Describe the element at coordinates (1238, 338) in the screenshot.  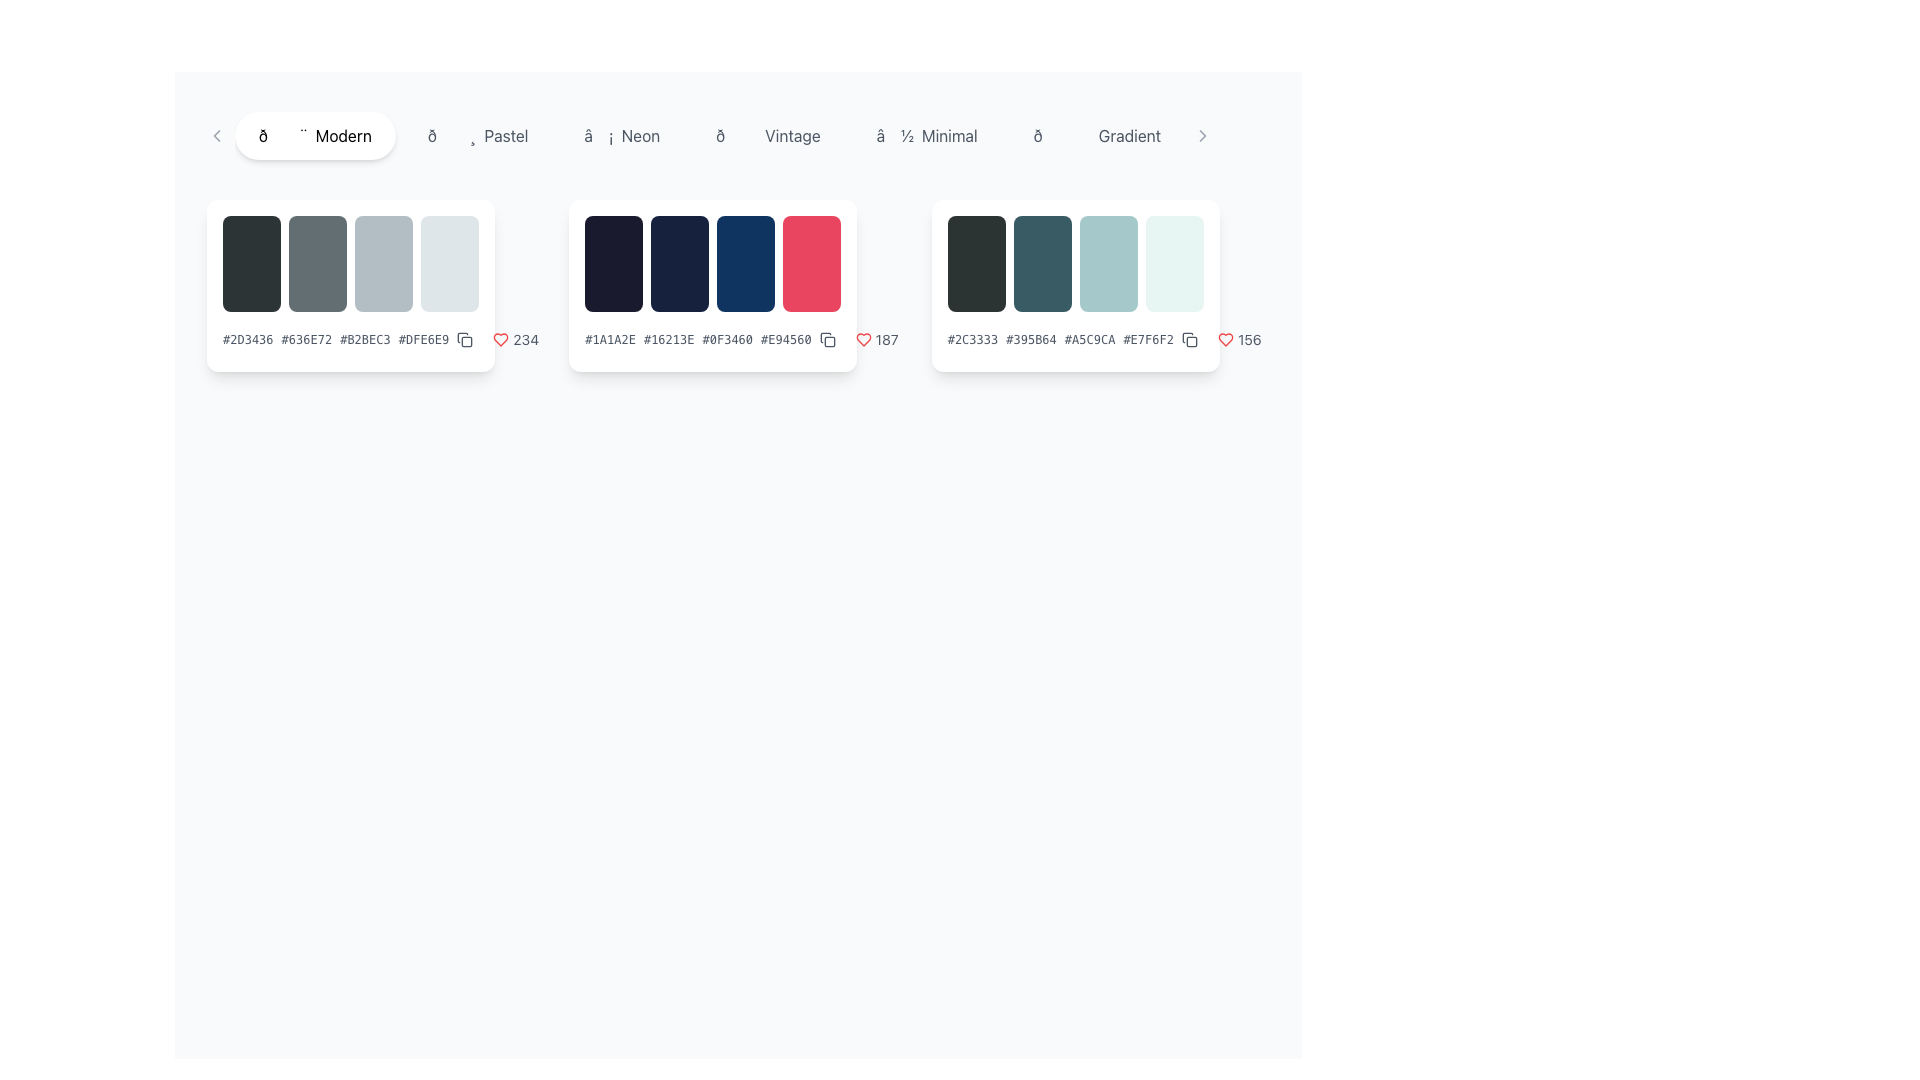
I see `the like count label located at the bottom-right corner of the third card from the left, which indicates the number of likes or favorites` at that location.